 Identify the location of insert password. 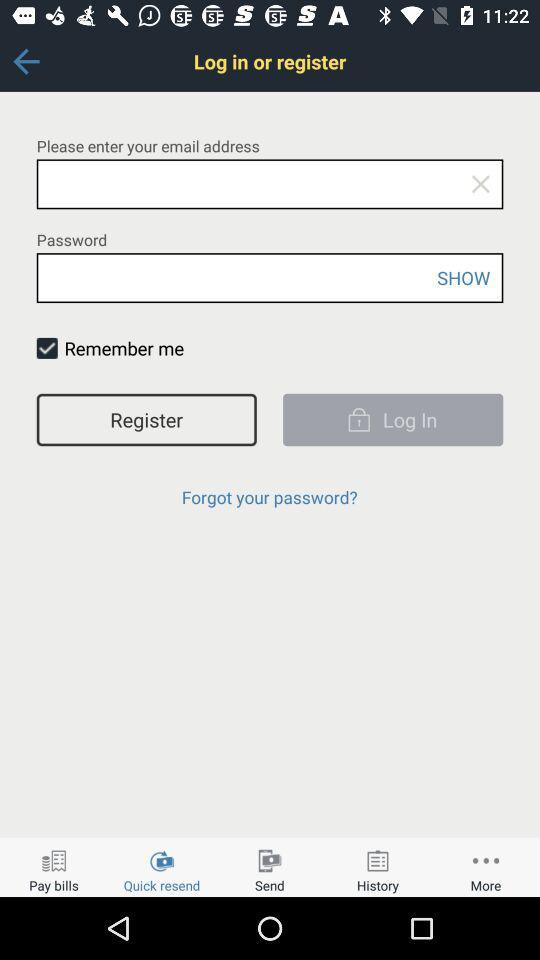
(270, 277).